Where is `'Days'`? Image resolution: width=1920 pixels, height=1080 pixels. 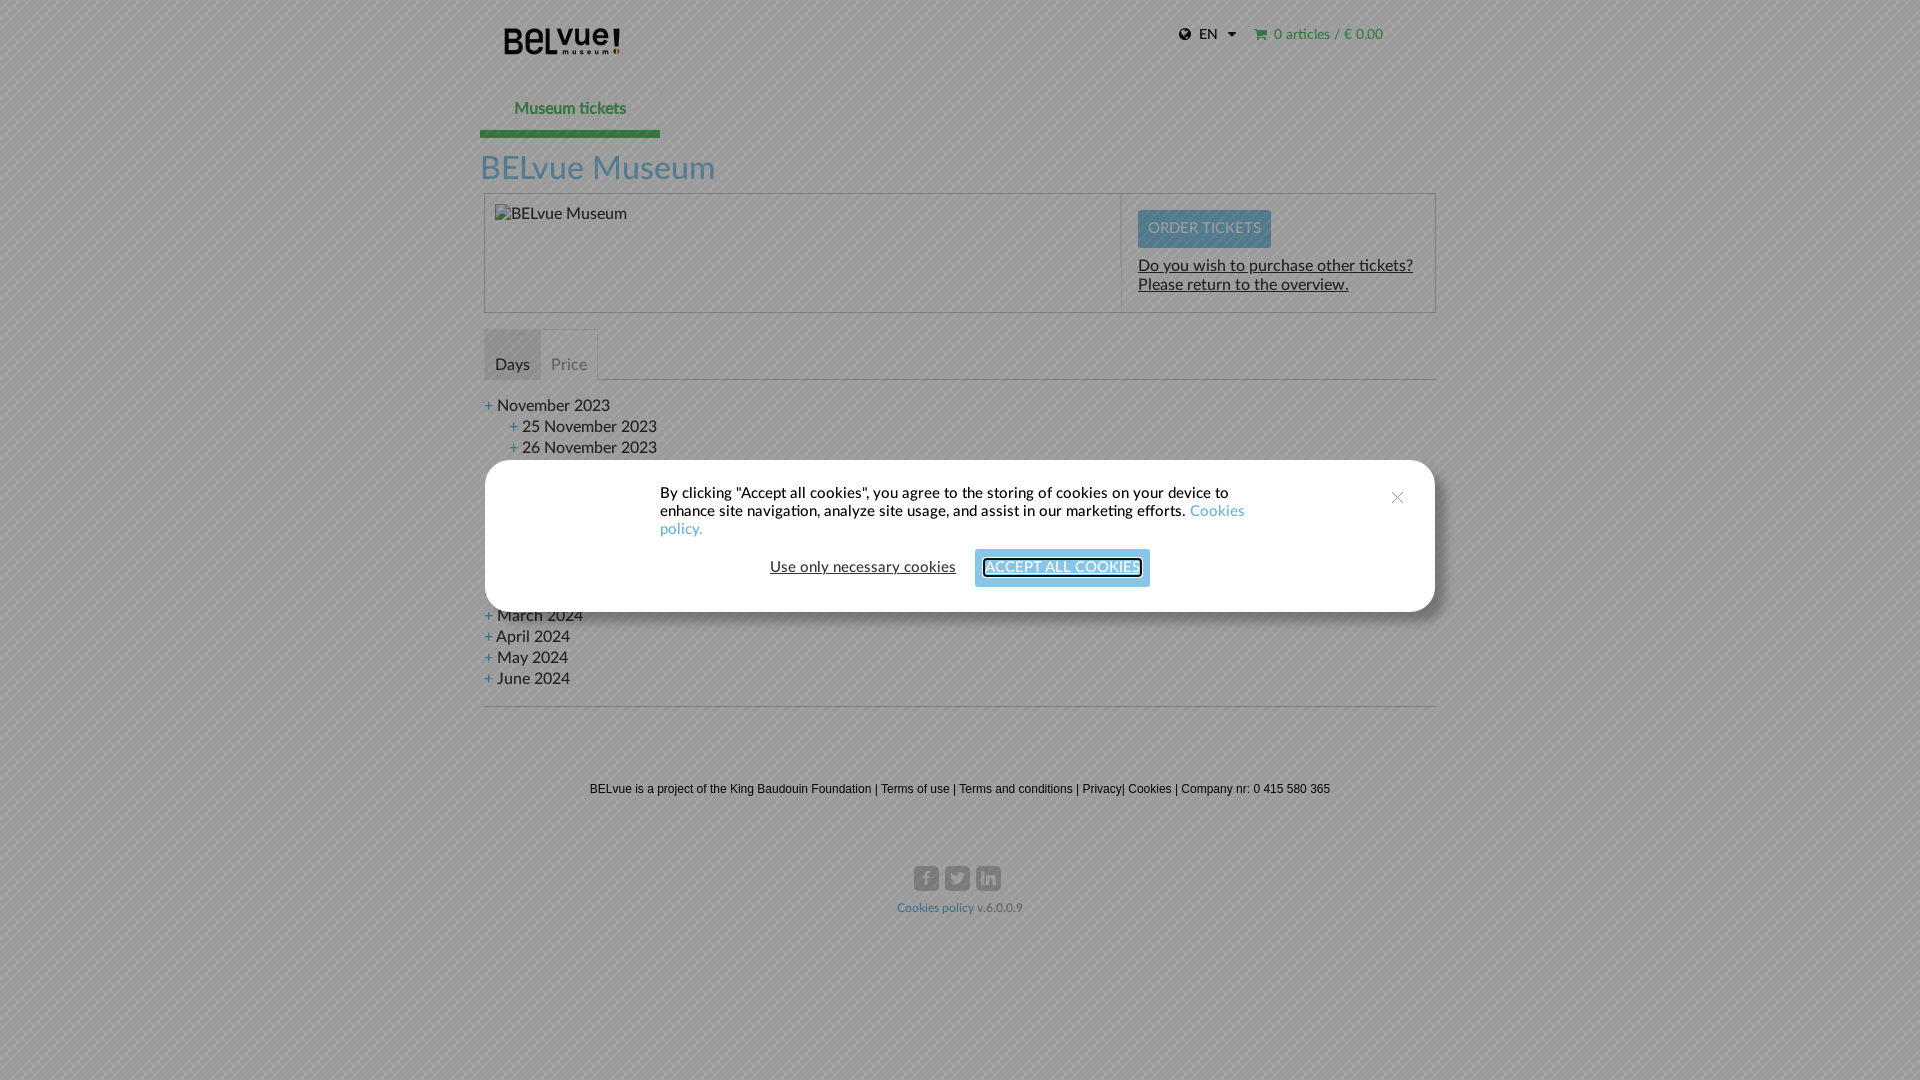
'Days' is located at coordinates (512, 353).